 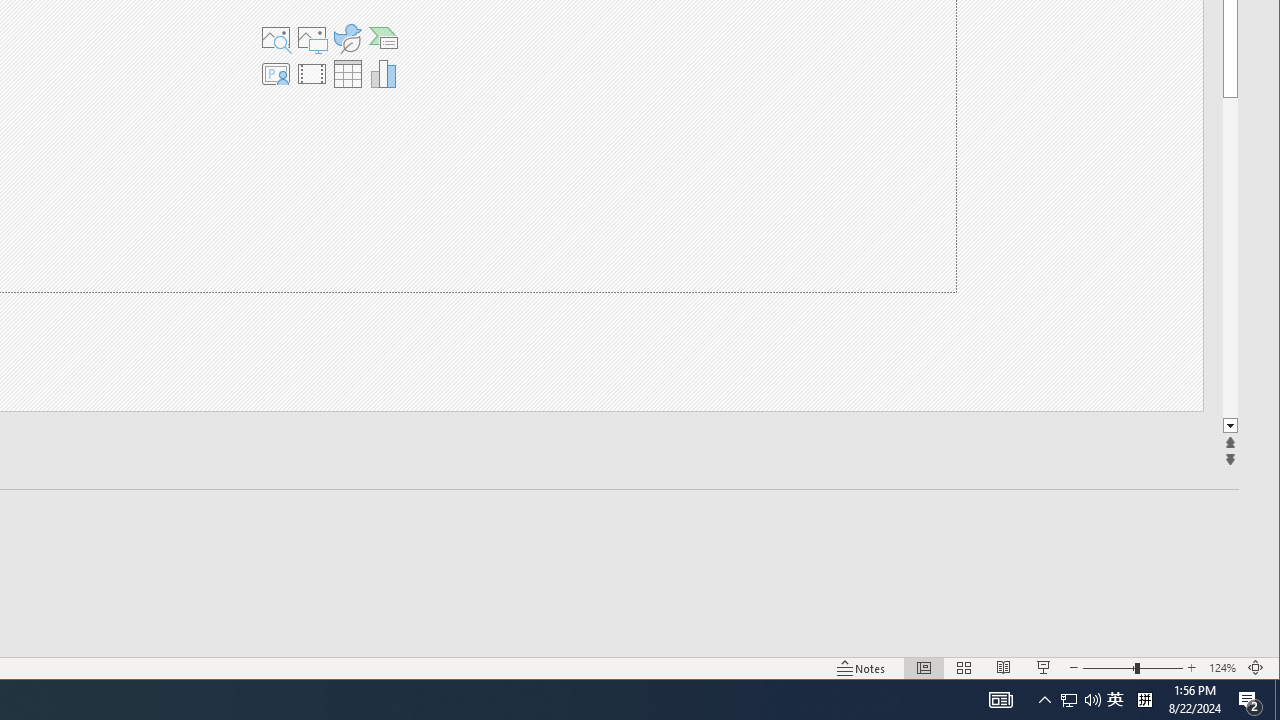 What do you see at coordinates (310, 38) in the screenshot?
I see `'Pictures'` at bounding box center [310, 38].